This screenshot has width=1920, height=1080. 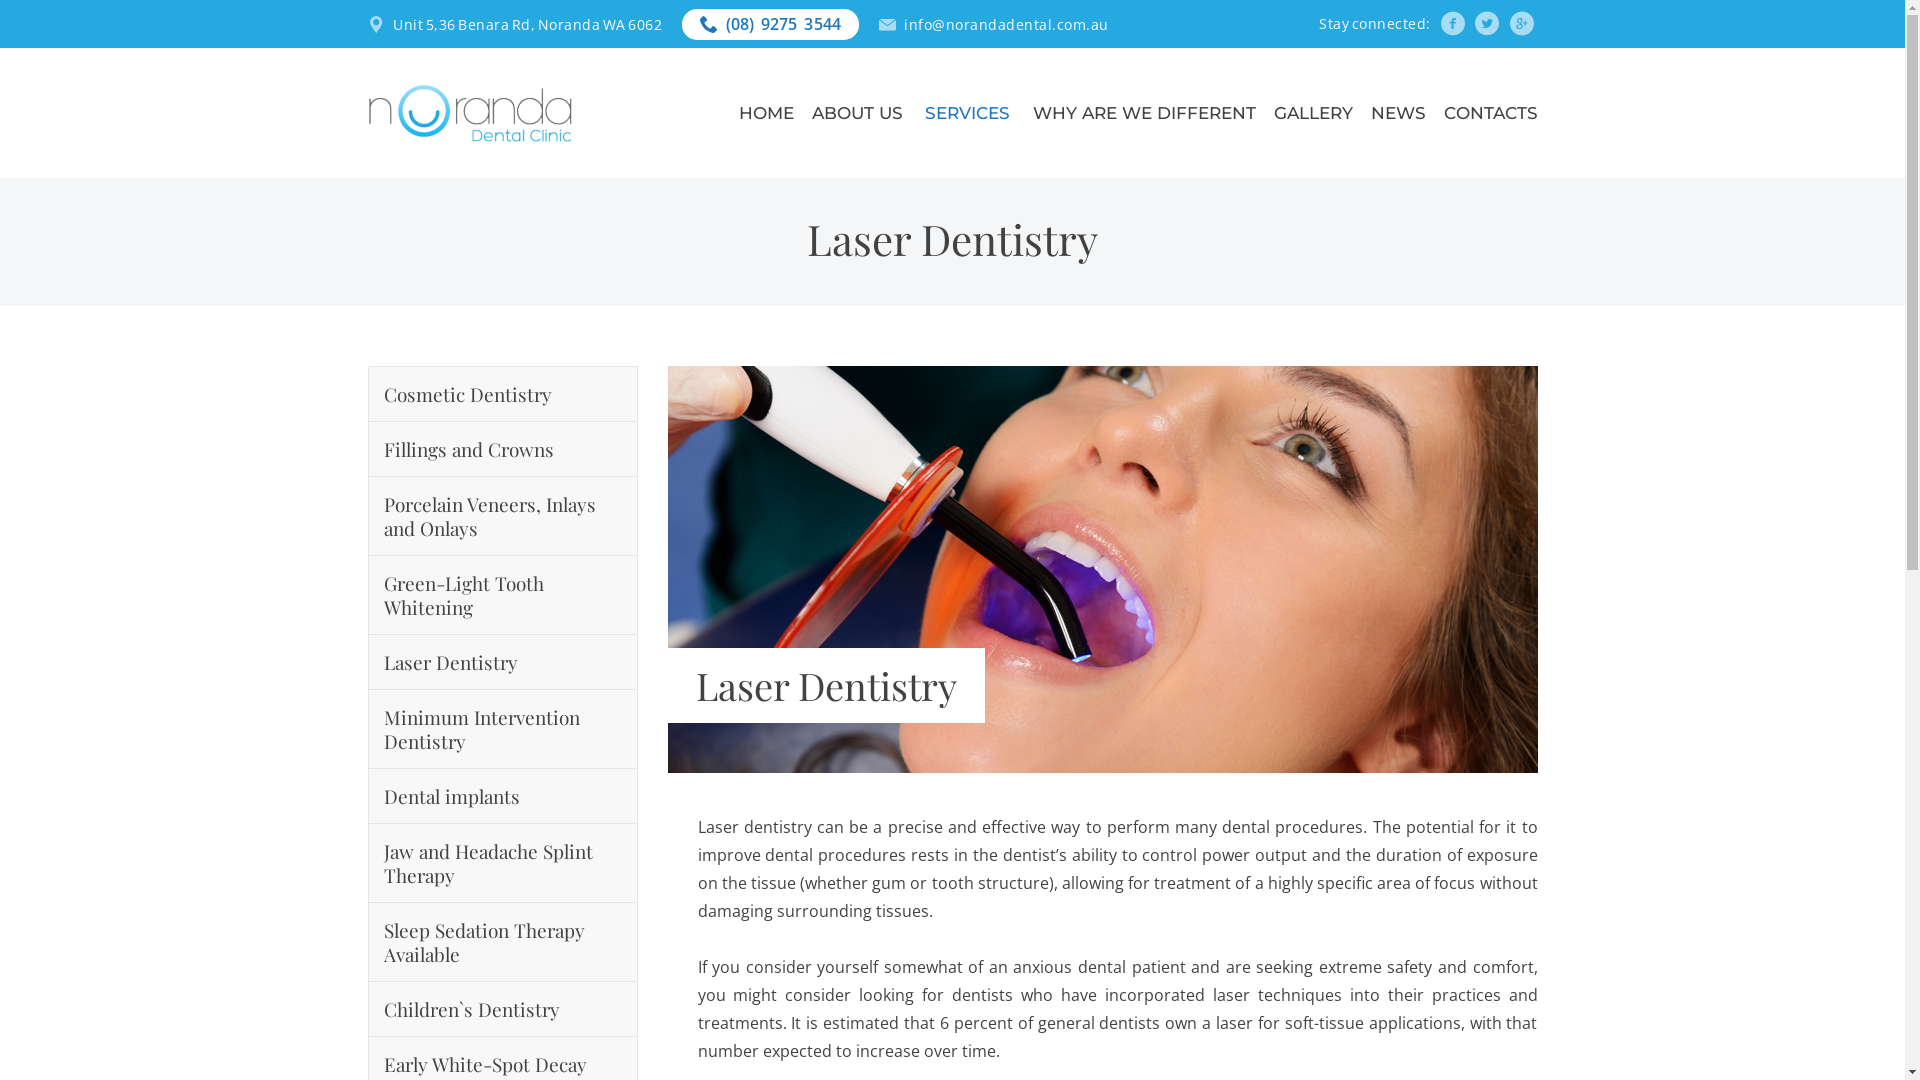 What do you see at coordinates (502, 729) in the screenshot?
I see `'Minimum Intervention Dentistry'` at bounding box center [502, 729].